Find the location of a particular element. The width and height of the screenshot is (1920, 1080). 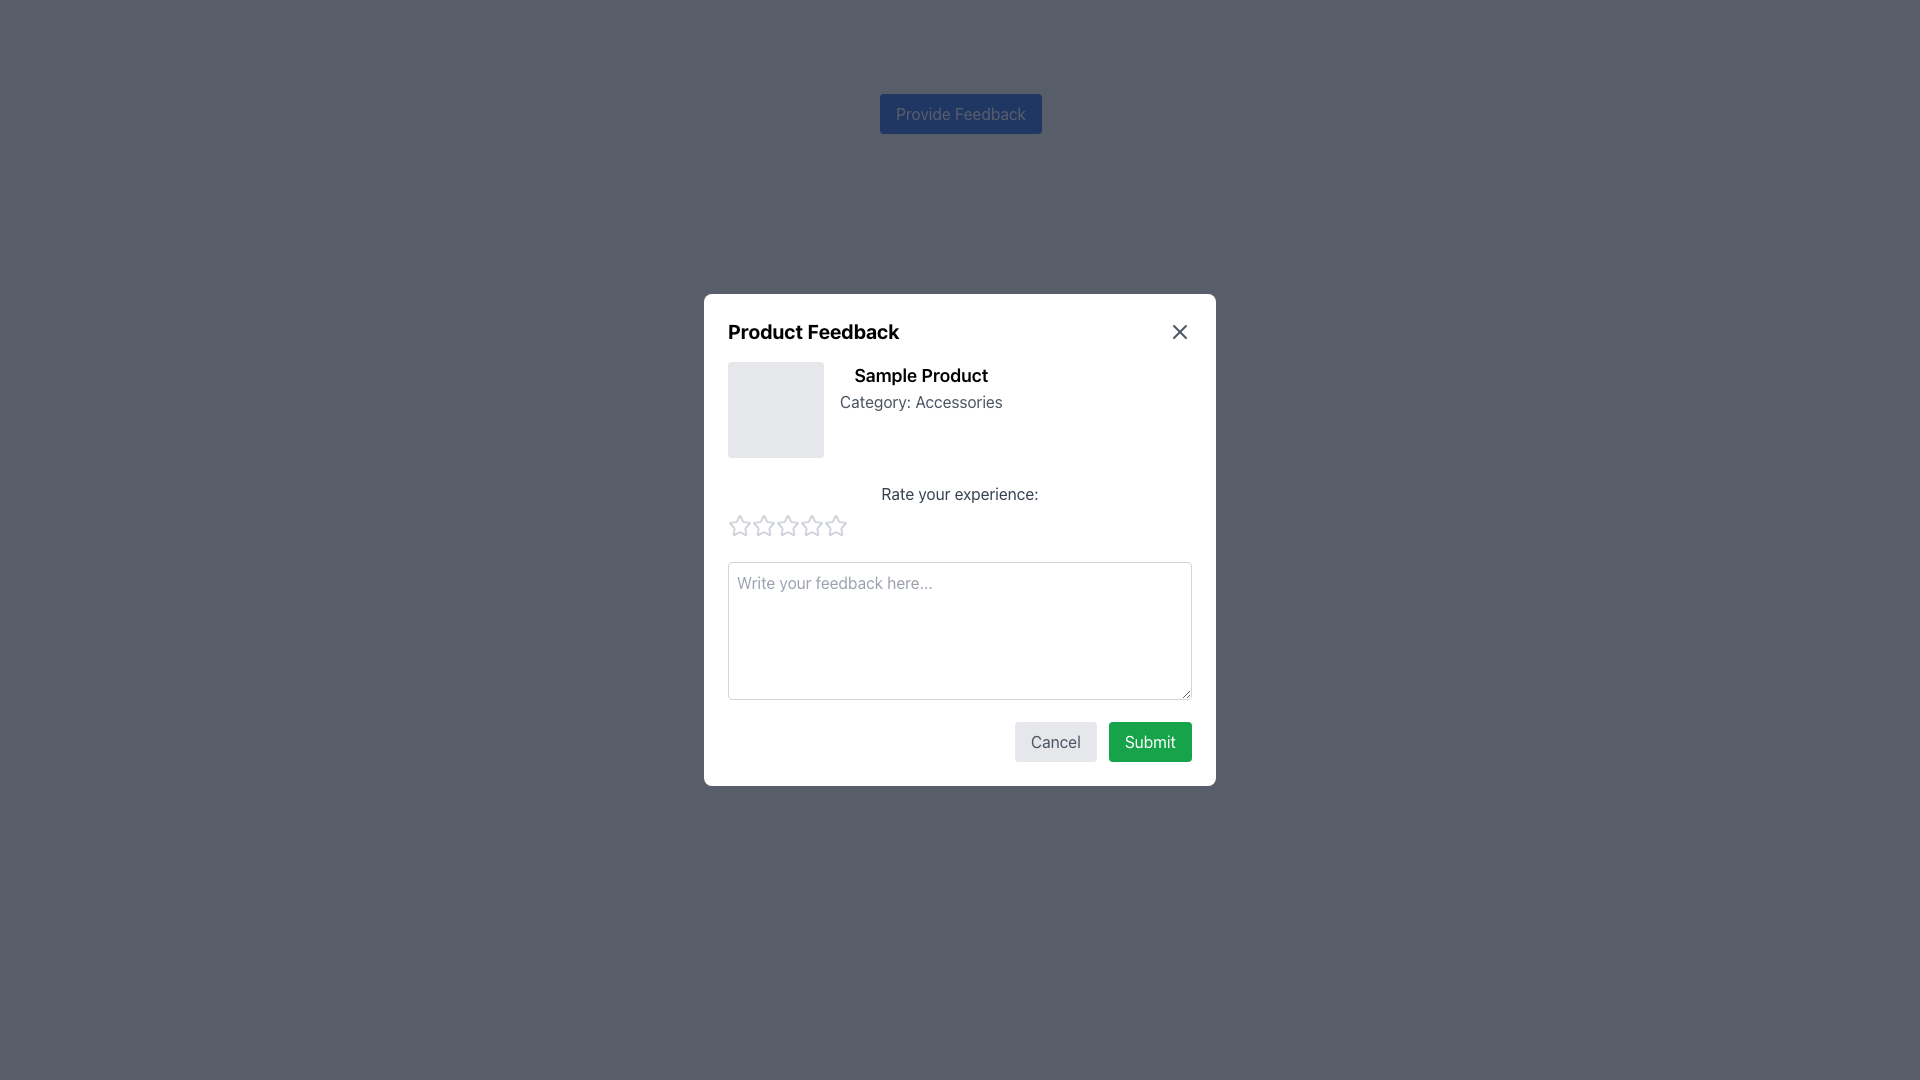

the cross-shaped button in the top-right corner of the 'Product Feedback' dialog is located at coordinates (1180, 330).